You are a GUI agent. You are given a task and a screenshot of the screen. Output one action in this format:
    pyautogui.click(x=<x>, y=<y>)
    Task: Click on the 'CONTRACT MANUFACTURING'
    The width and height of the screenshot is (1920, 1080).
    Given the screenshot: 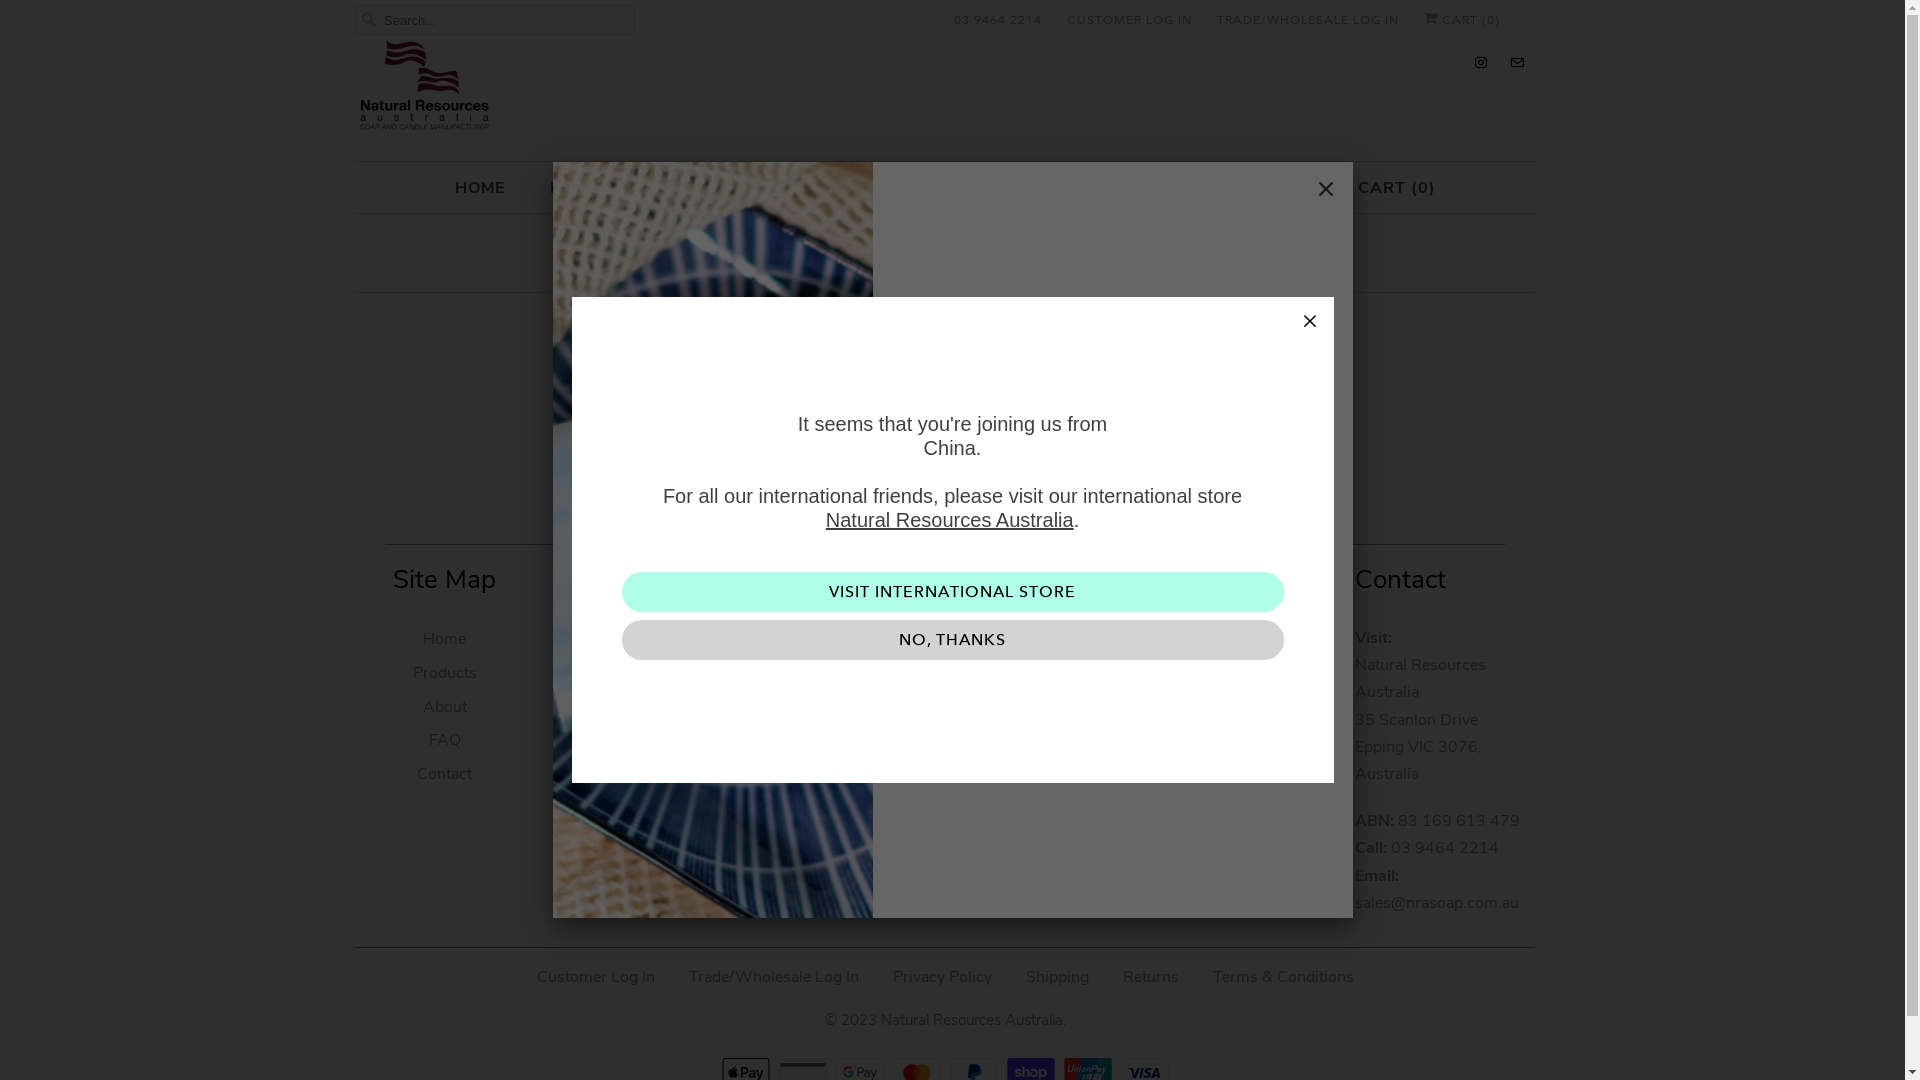 What is the action you would take?
    pyautogui.click(x=955, y=188)
    